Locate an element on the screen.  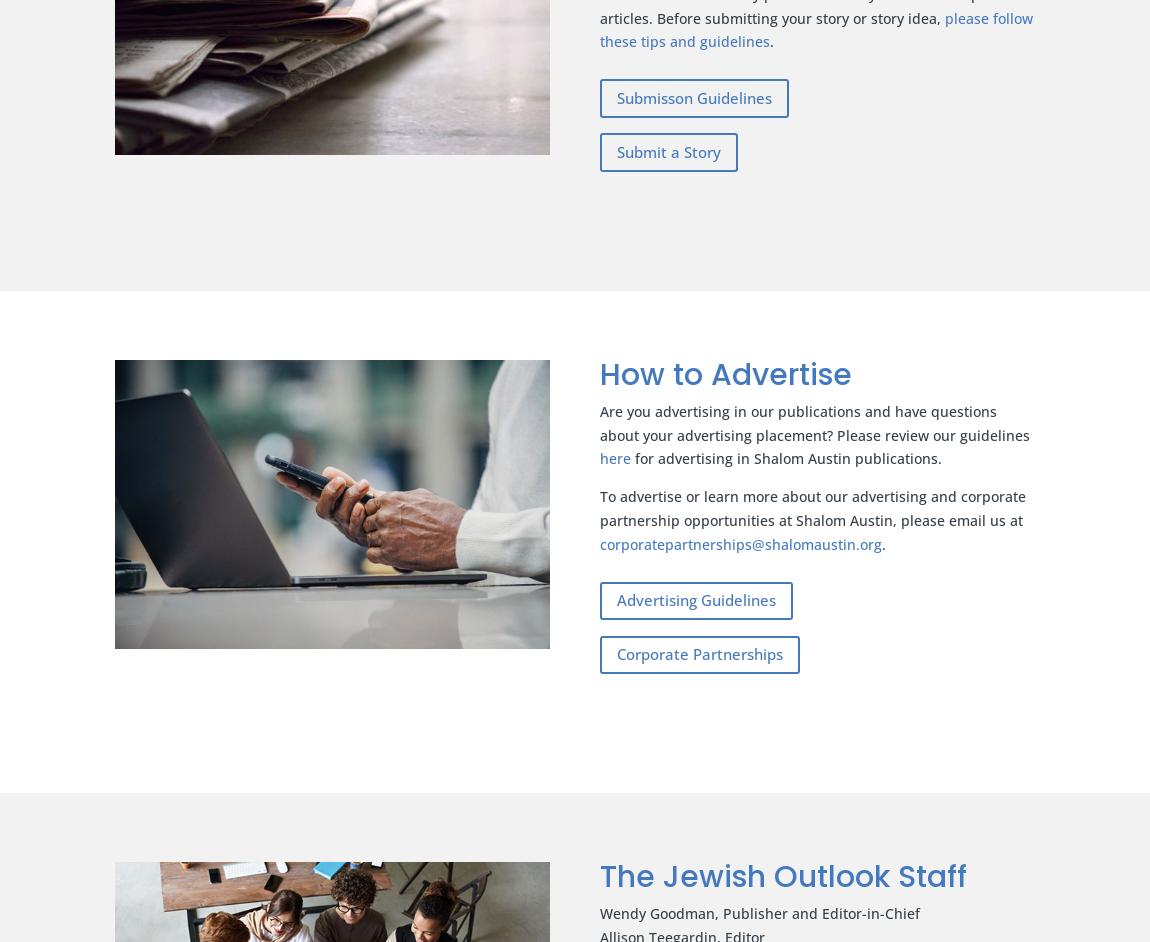
'Advertising Guidelines' is located at coordinates (695, 599).